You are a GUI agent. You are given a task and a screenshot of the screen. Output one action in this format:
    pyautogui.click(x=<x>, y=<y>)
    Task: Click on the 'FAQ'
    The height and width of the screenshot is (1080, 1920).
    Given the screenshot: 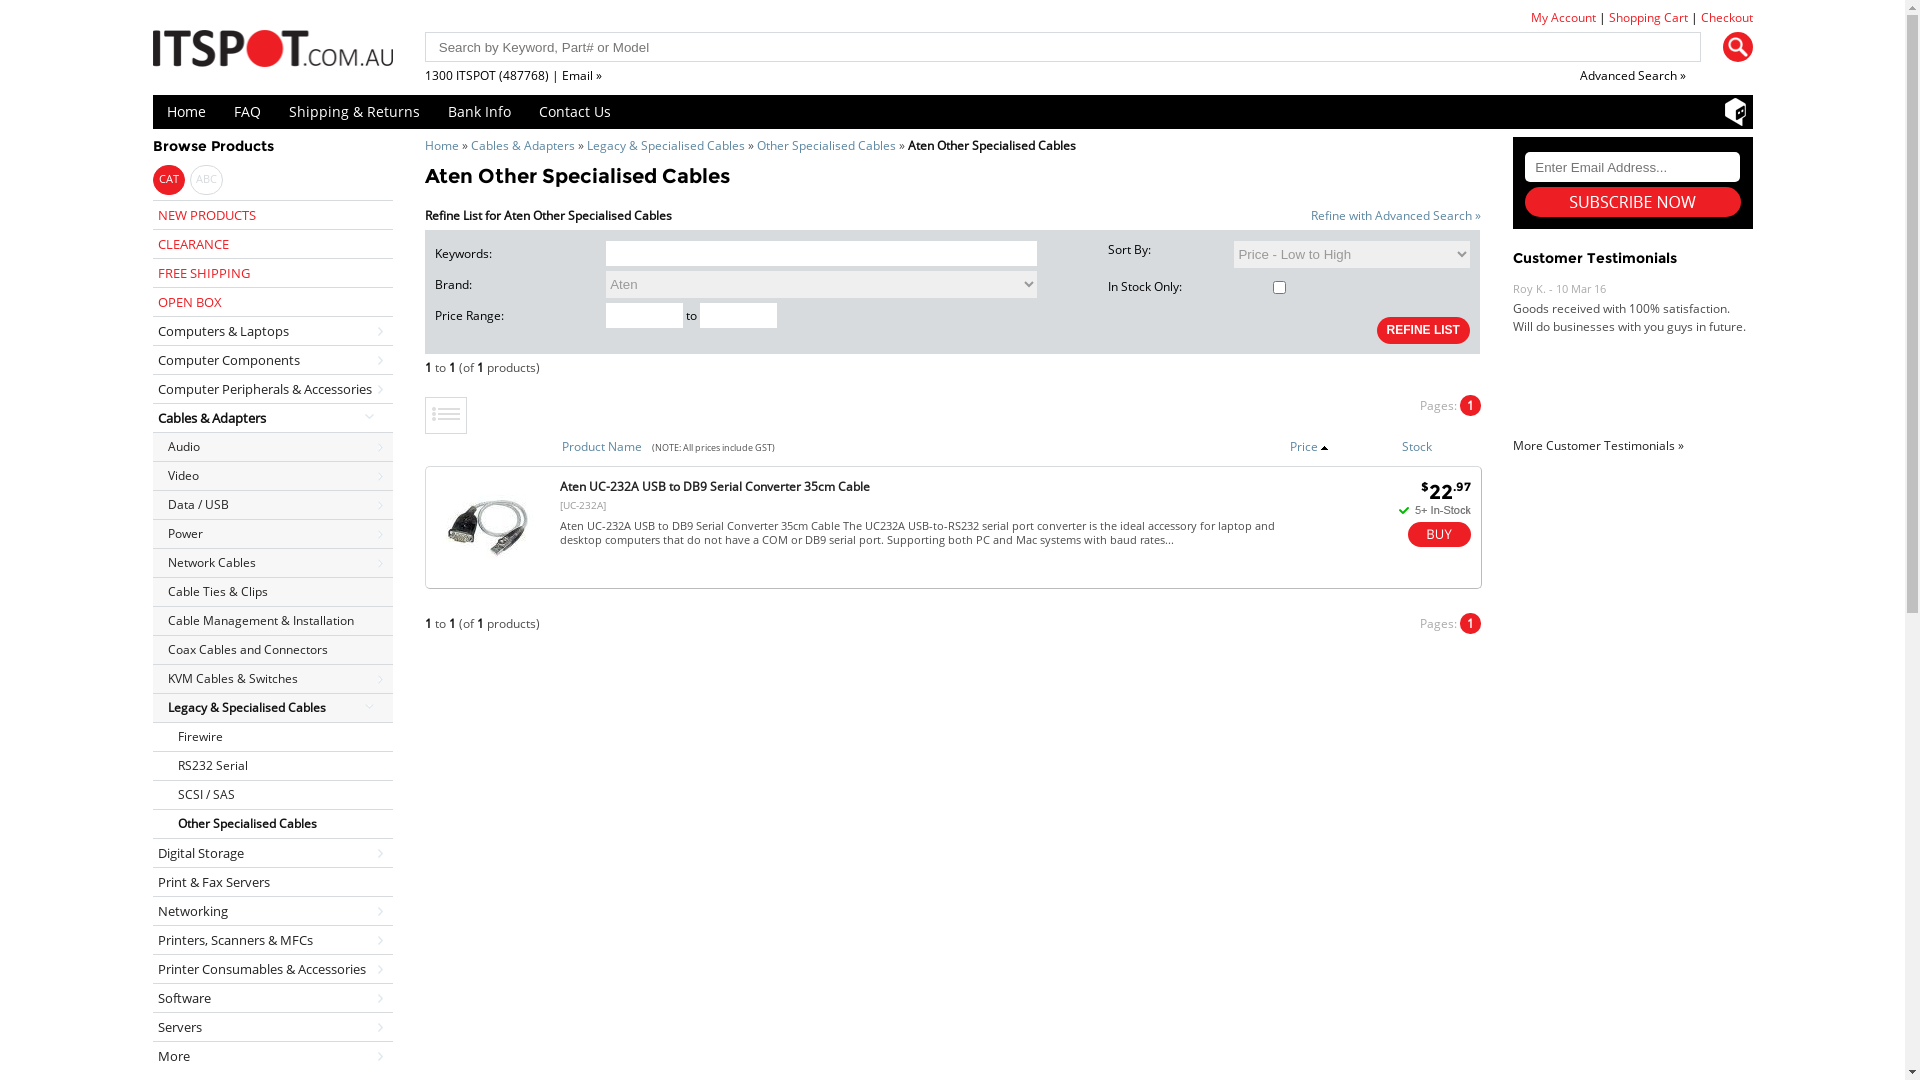 What is the action you would take?
    pyautogui.click(x=246, y=111)
    